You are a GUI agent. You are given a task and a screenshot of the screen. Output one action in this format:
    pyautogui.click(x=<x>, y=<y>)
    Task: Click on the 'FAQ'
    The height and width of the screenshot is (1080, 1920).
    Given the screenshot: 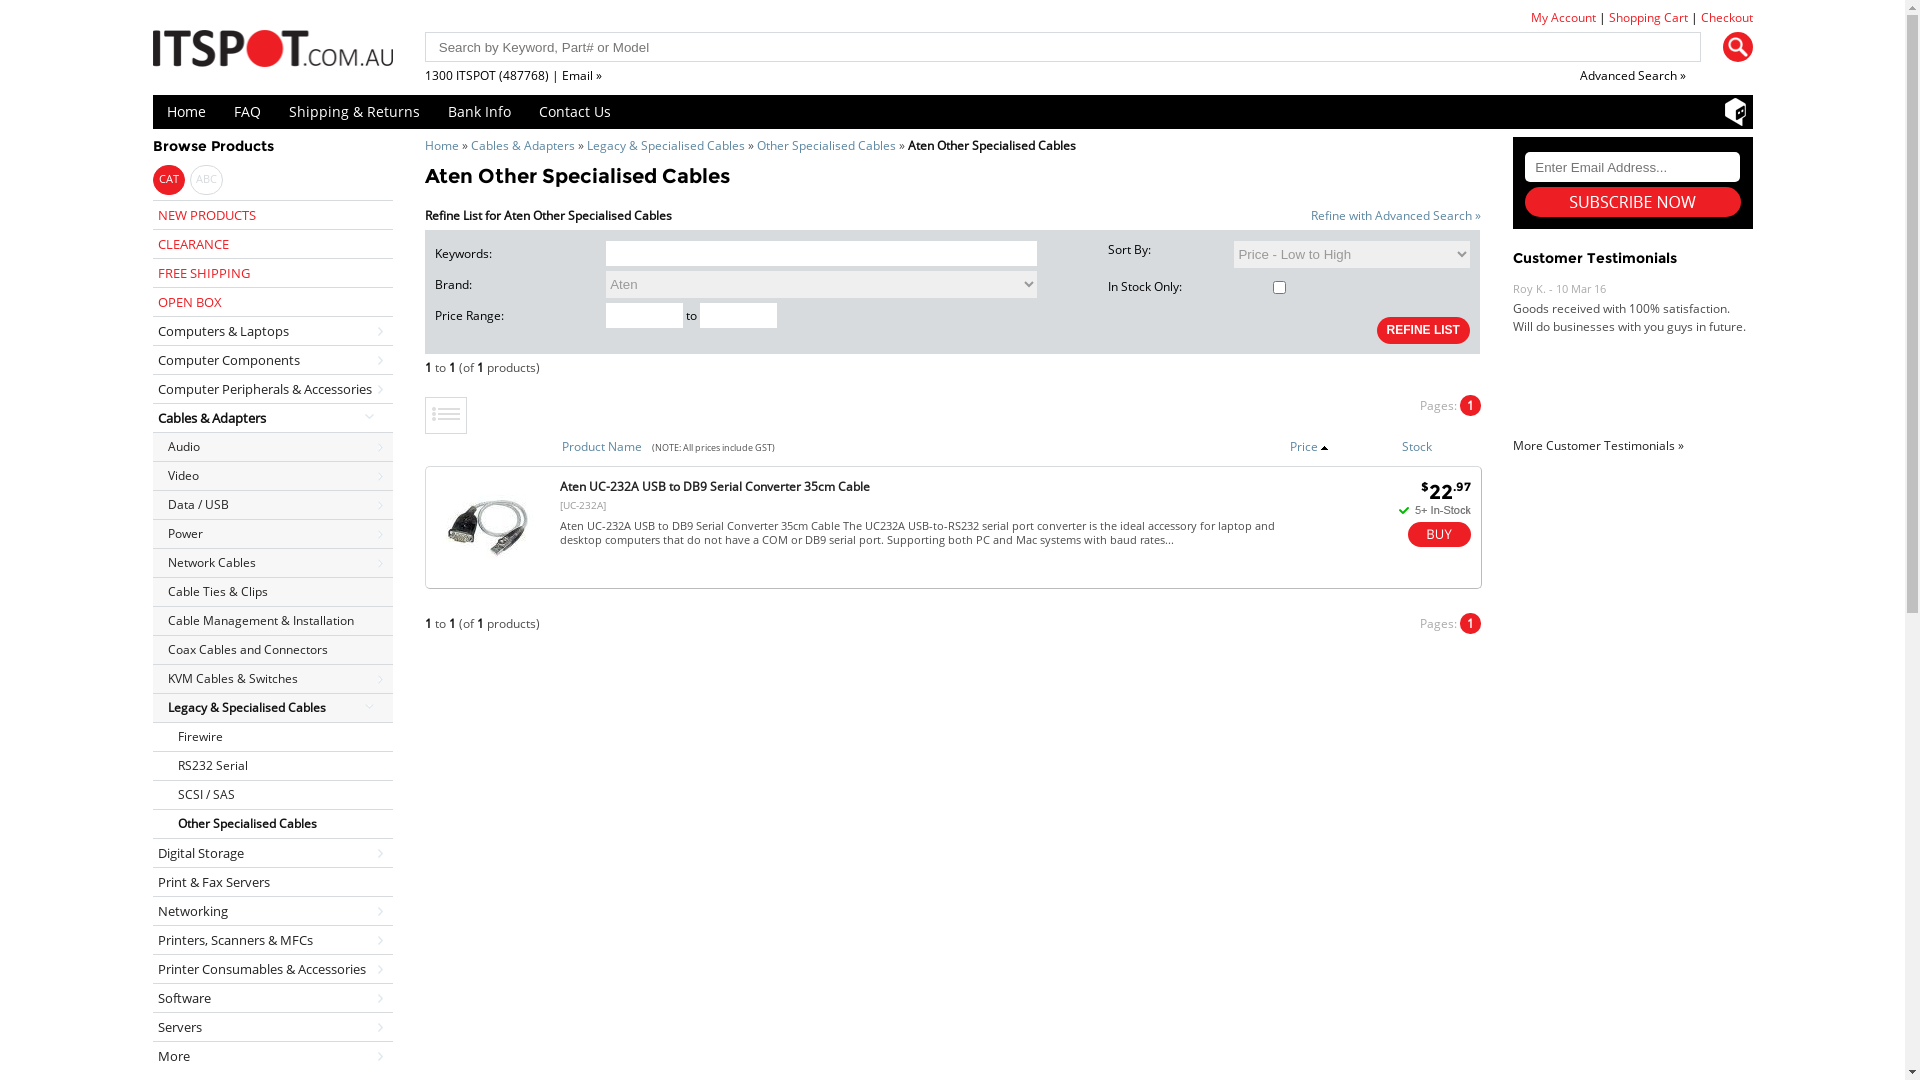 What is the action you would take?
    pyautogui.click(x=246, y=111)
    